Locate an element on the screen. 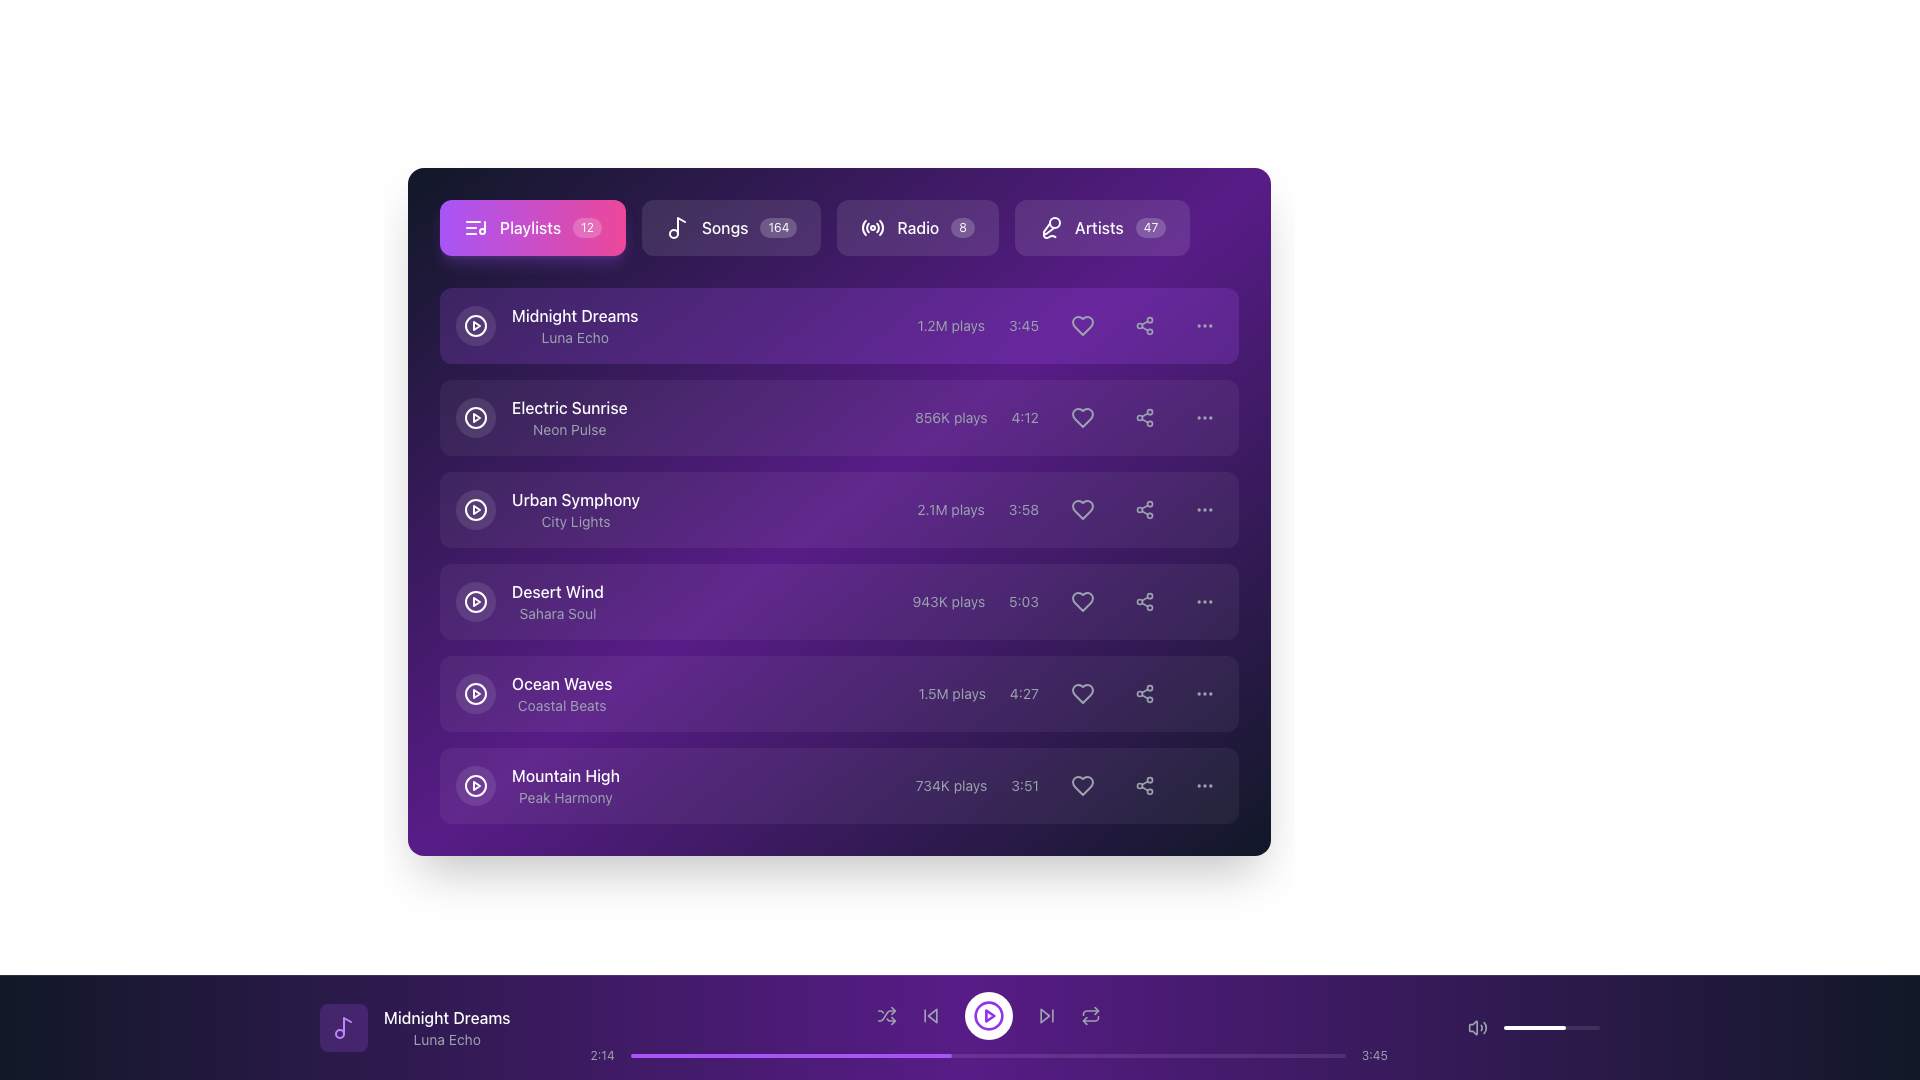  the play button located at the leftmost part of the row for the song 'Midnight Dreams' by 'Luna Echo' is located at coordinates (474, 325).